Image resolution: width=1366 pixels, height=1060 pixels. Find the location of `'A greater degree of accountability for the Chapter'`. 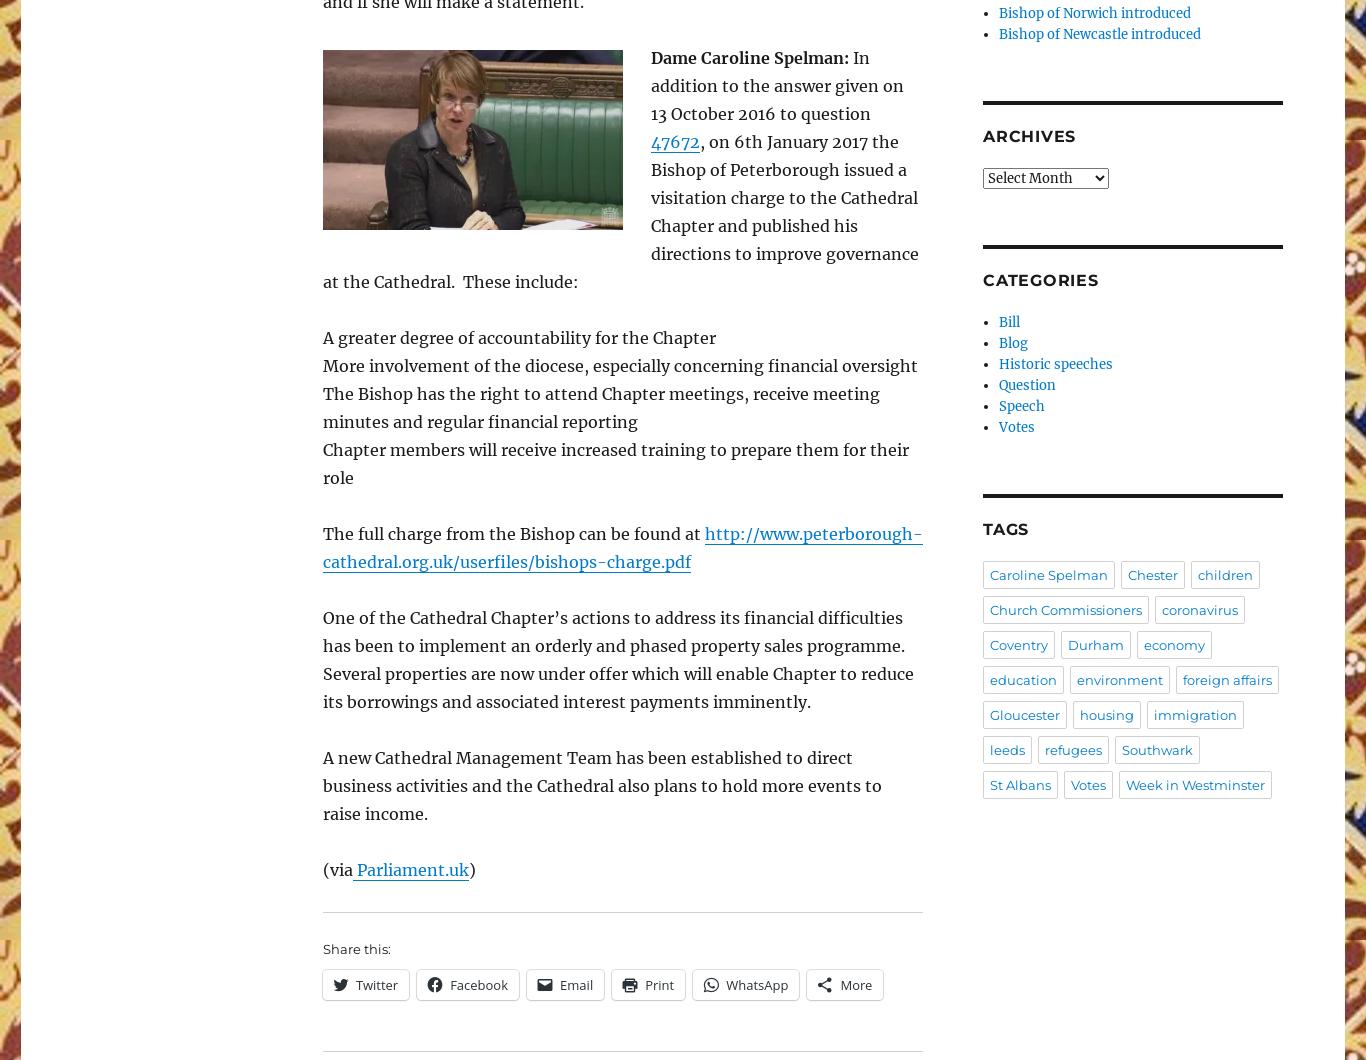

'A greater degree of accountability for the Chapter' is located at coordinates (519, 338).